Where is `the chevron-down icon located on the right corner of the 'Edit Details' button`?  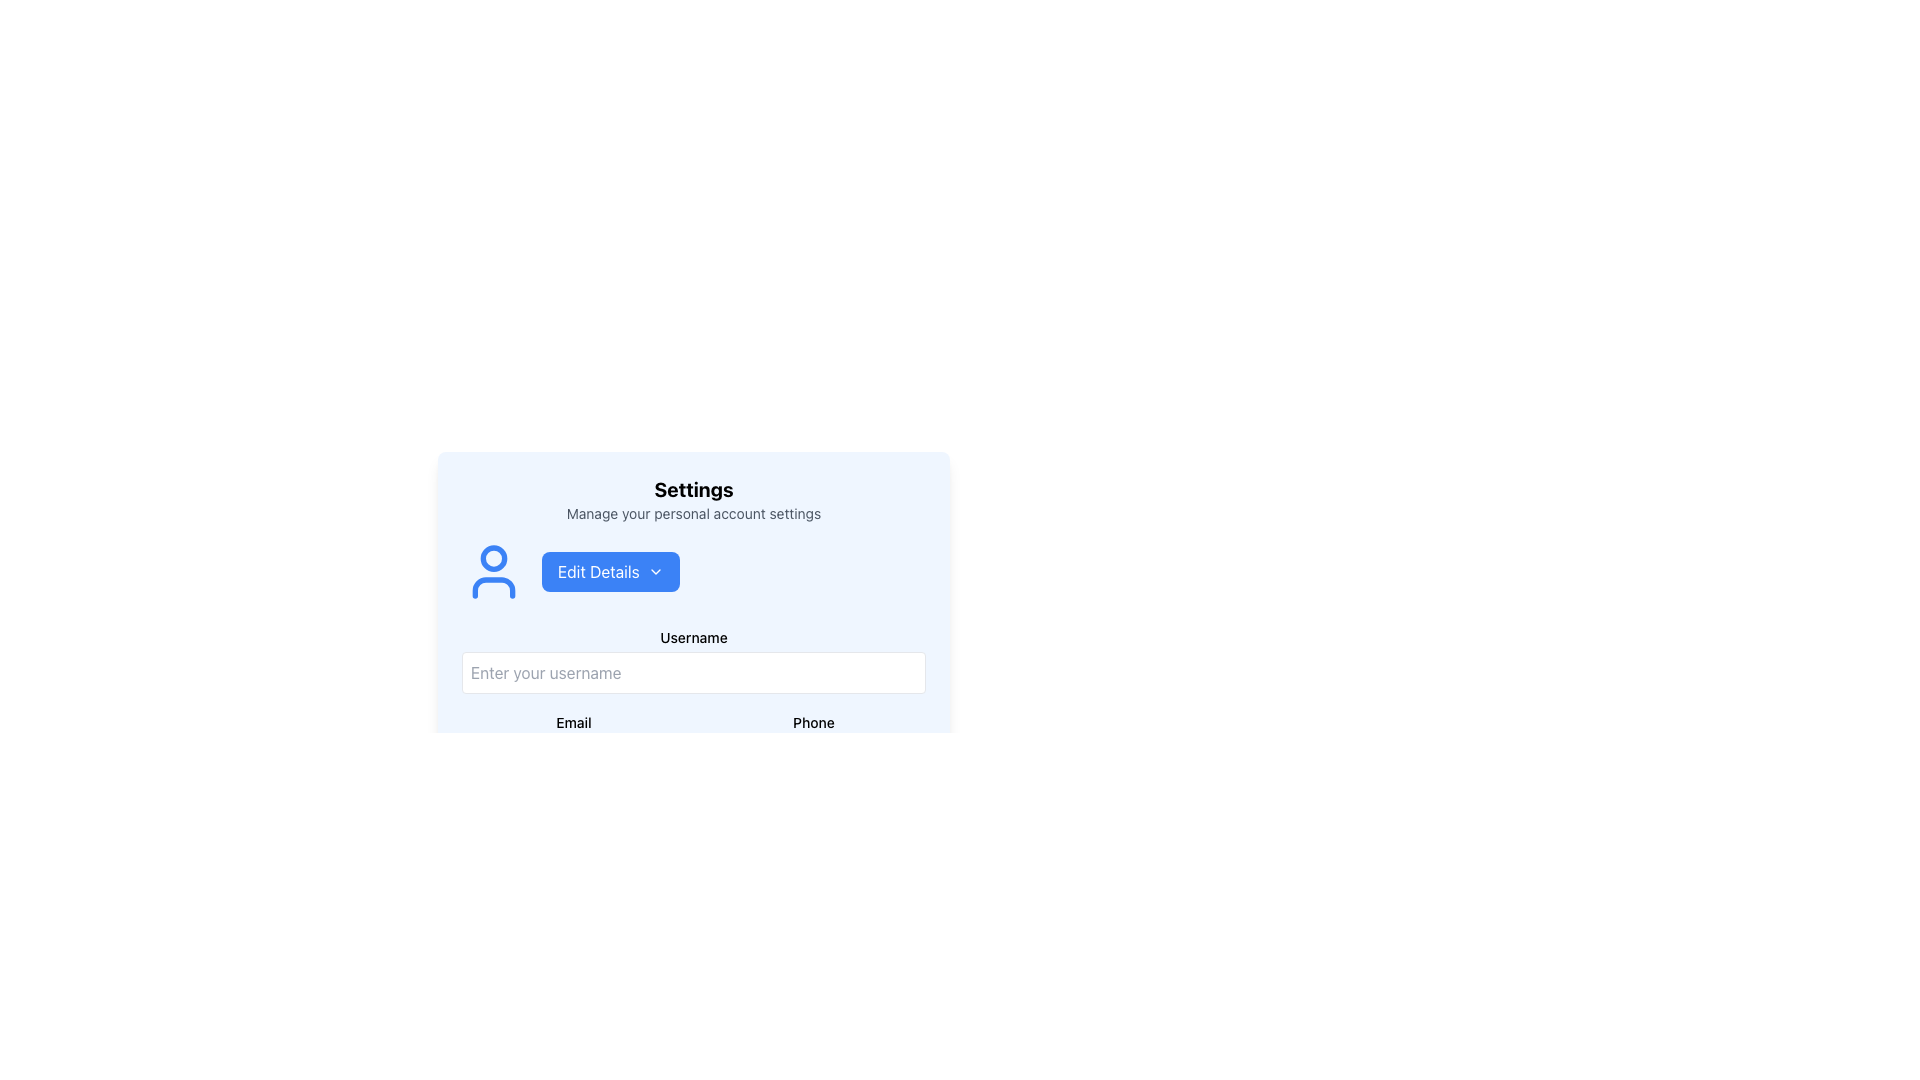 the chevron-down icon located on the right corner of the 'Edit Details' button is located at coordinates (655, 571).